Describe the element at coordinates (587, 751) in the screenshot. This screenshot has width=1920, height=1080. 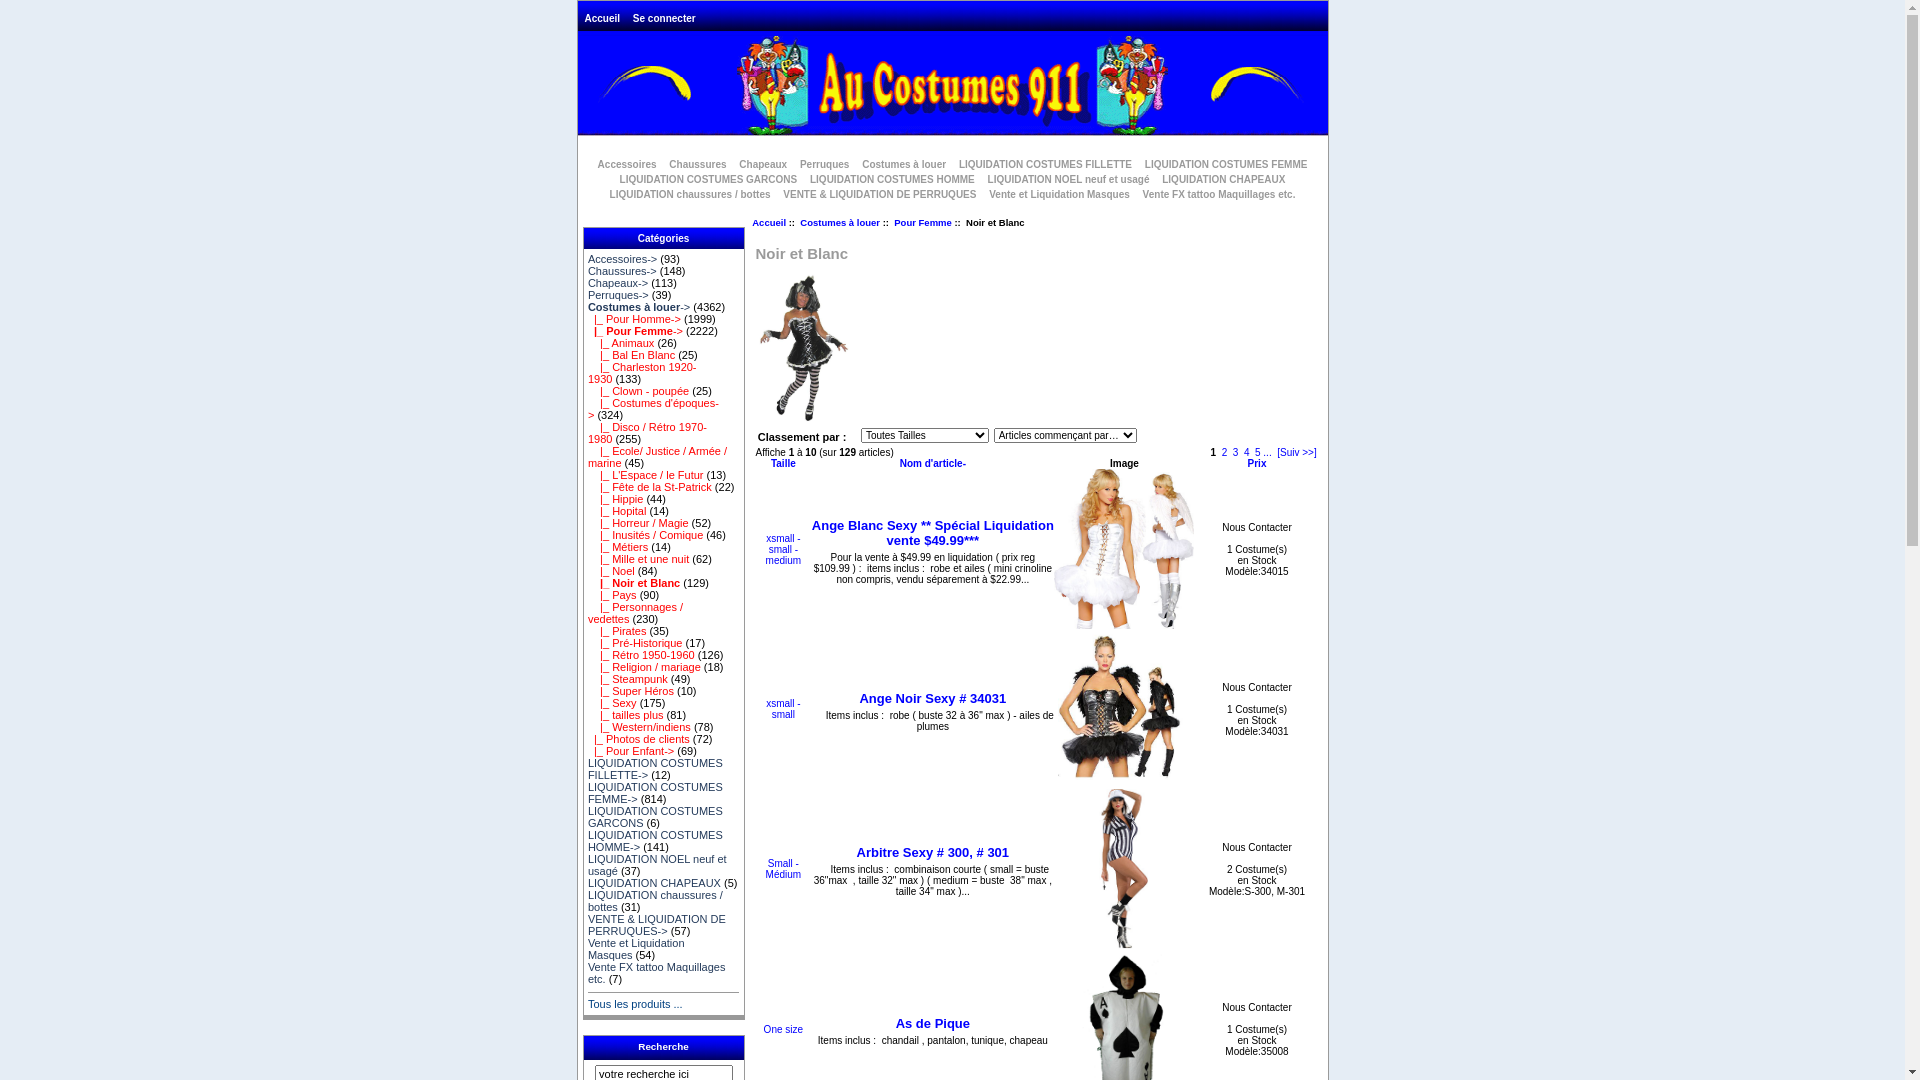
I see `'  |_ Pour Enfant->'` at that location.